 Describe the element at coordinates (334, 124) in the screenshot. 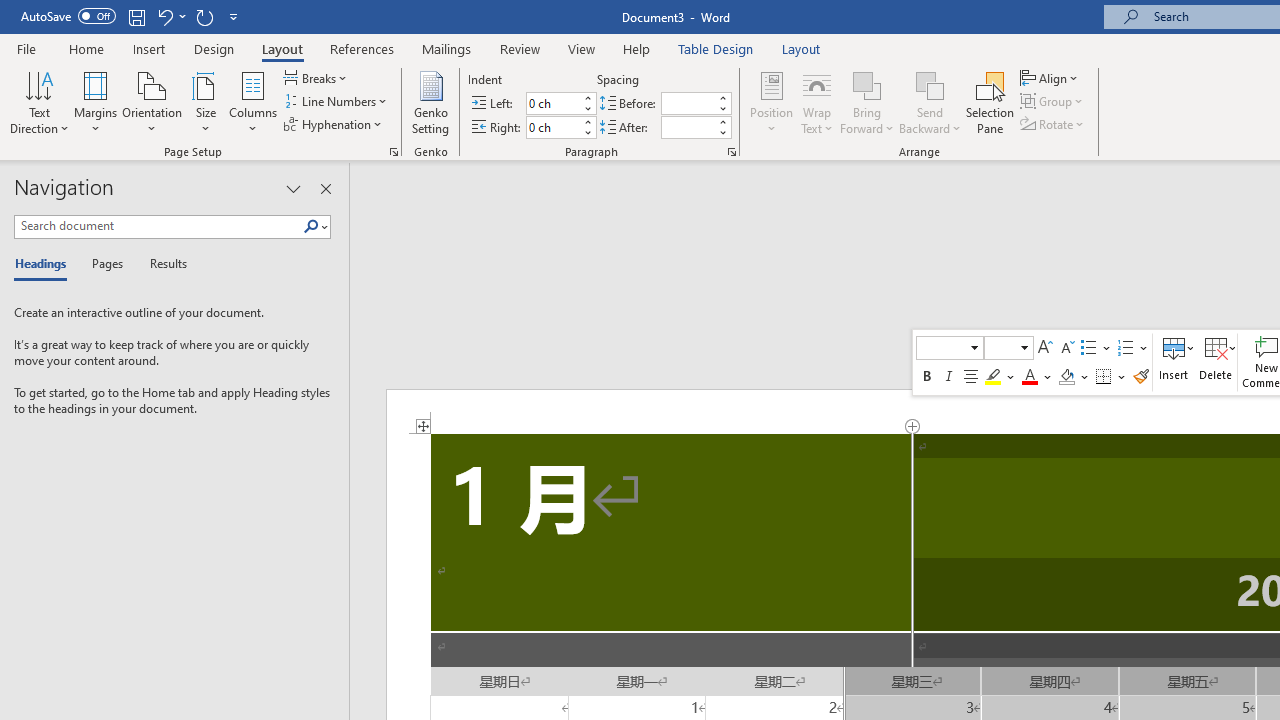

I see `'Hyphenation'` at that location.